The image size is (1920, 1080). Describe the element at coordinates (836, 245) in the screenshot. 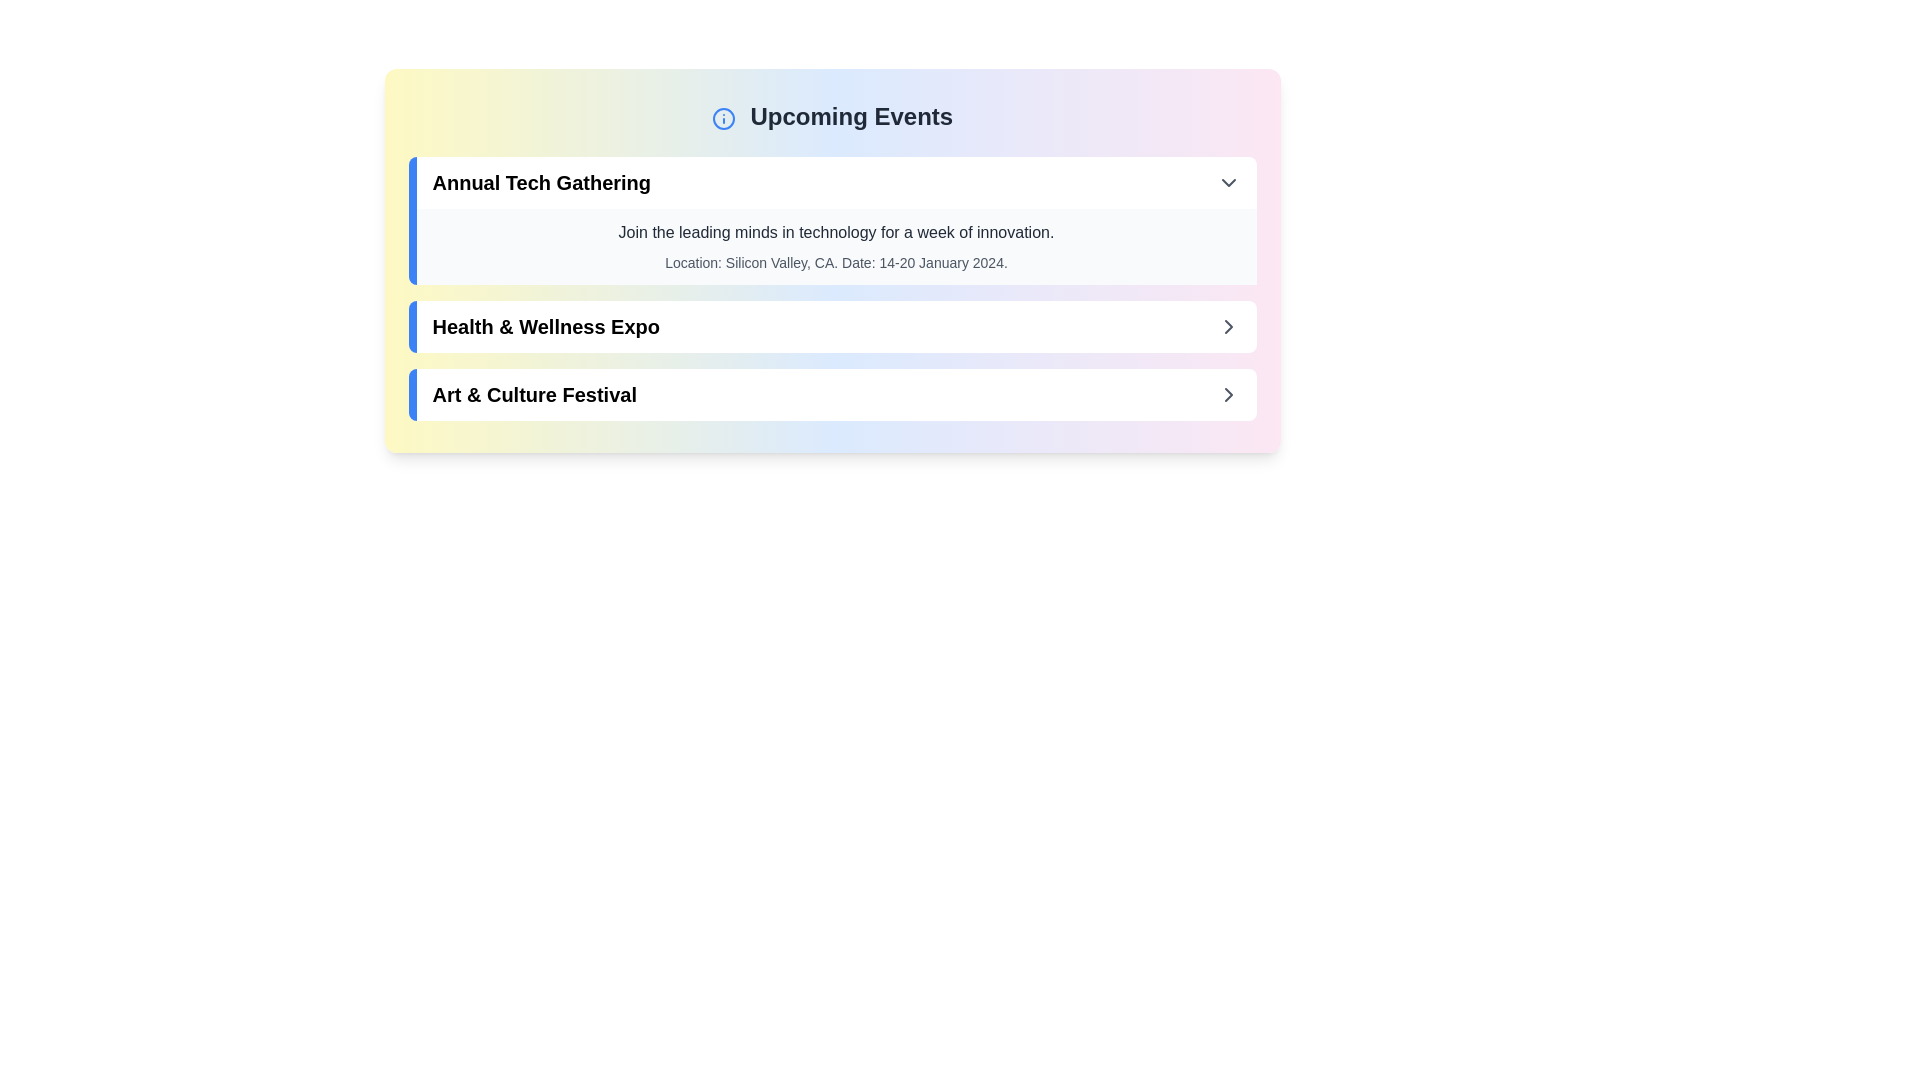

I see `the informational text block that provides details about the 'Annual Tech Gathering' event, located beneath its header and centered in the expandable section` at that location.